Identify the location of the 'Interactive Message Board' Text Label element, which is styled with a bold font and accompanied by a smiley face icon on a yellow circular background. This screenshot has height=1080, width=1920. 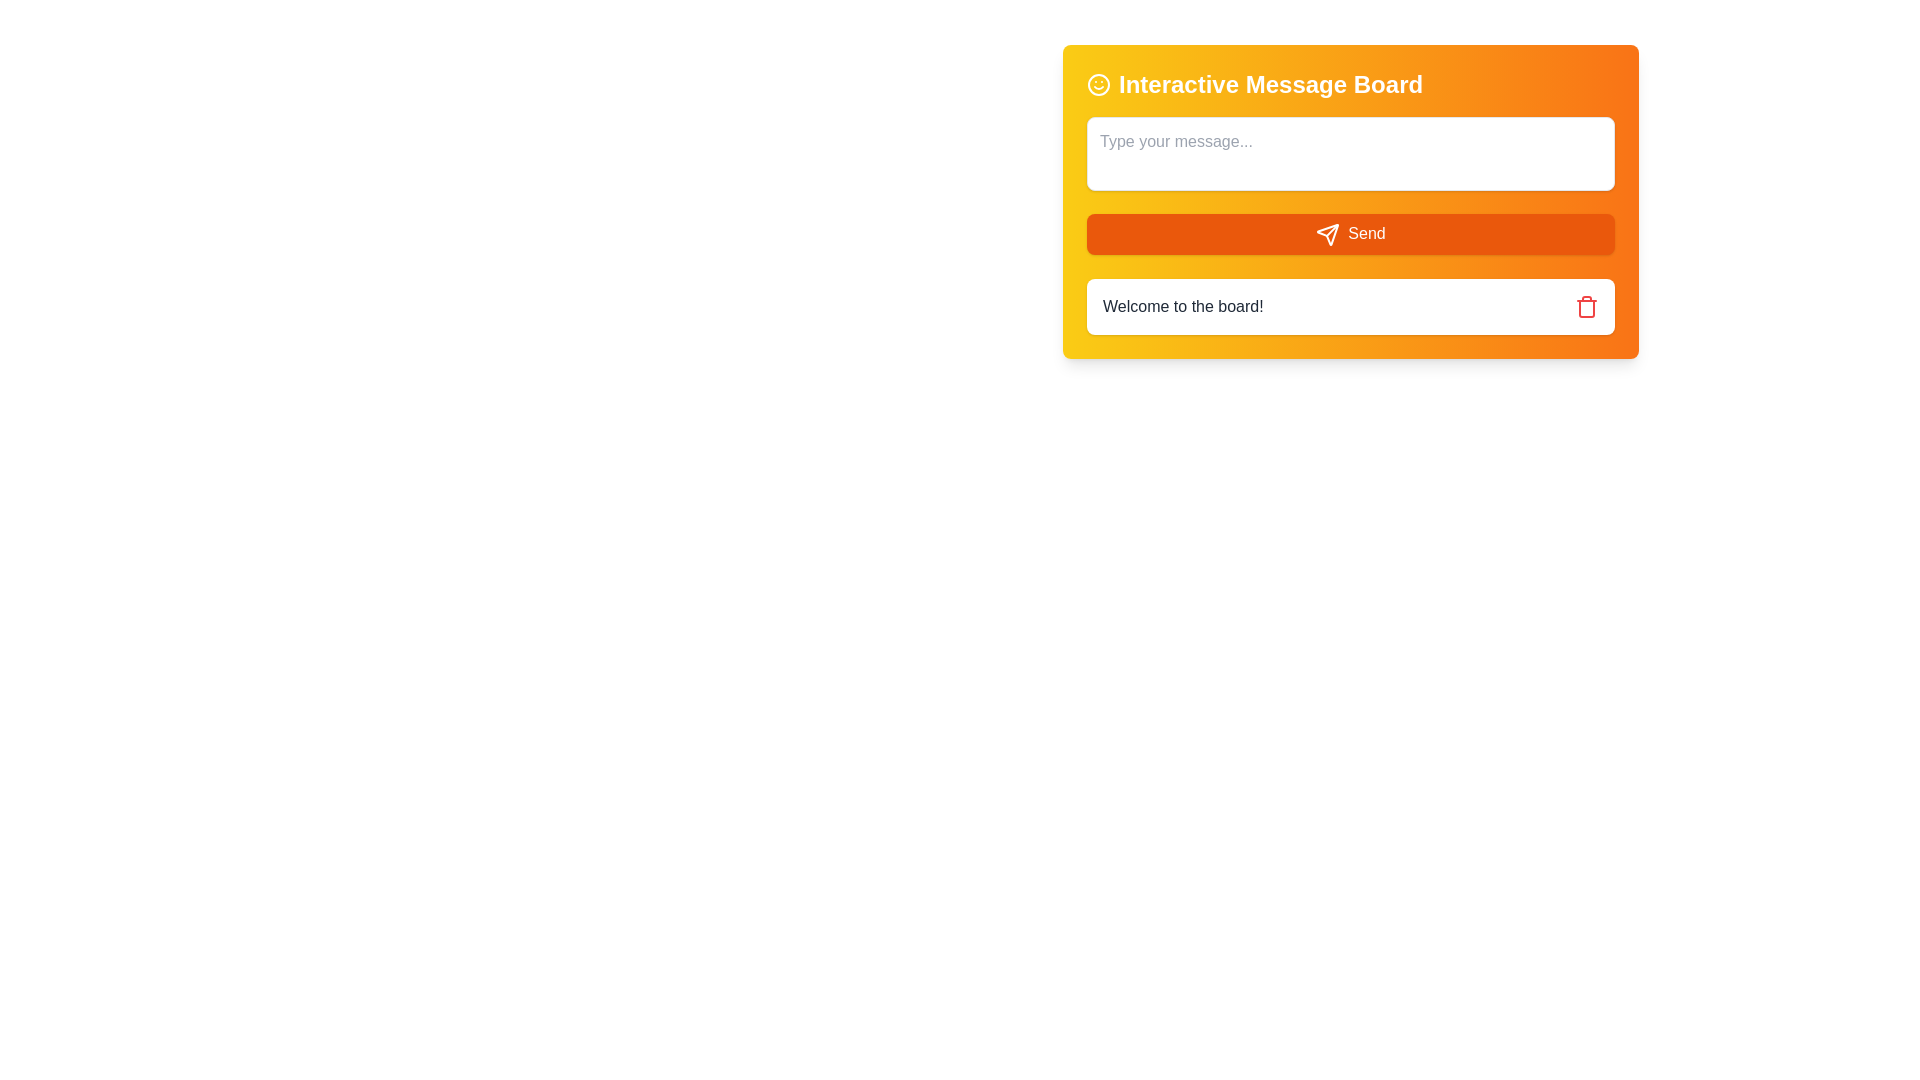
(1350, 83).